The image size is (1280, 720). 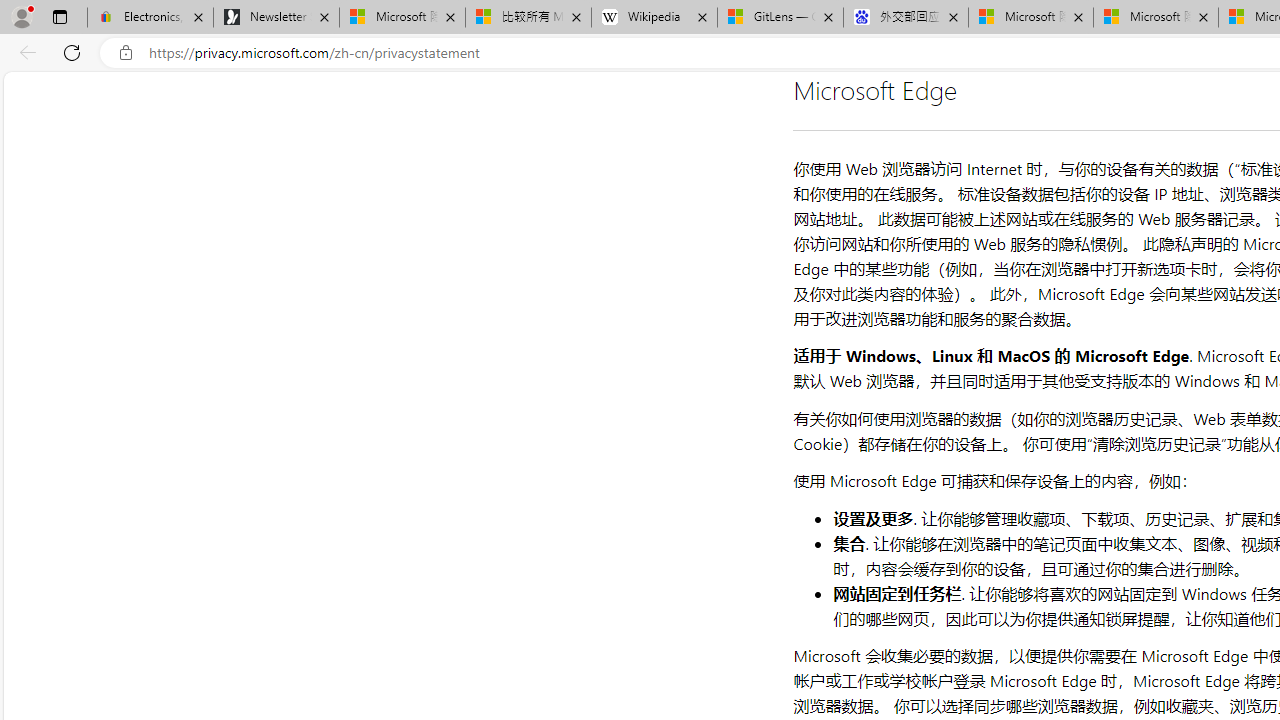 What do you see at coordinates (654, 17) in the screenshot?
I see `'Wikipedia'` at bounding box center [654, 17].